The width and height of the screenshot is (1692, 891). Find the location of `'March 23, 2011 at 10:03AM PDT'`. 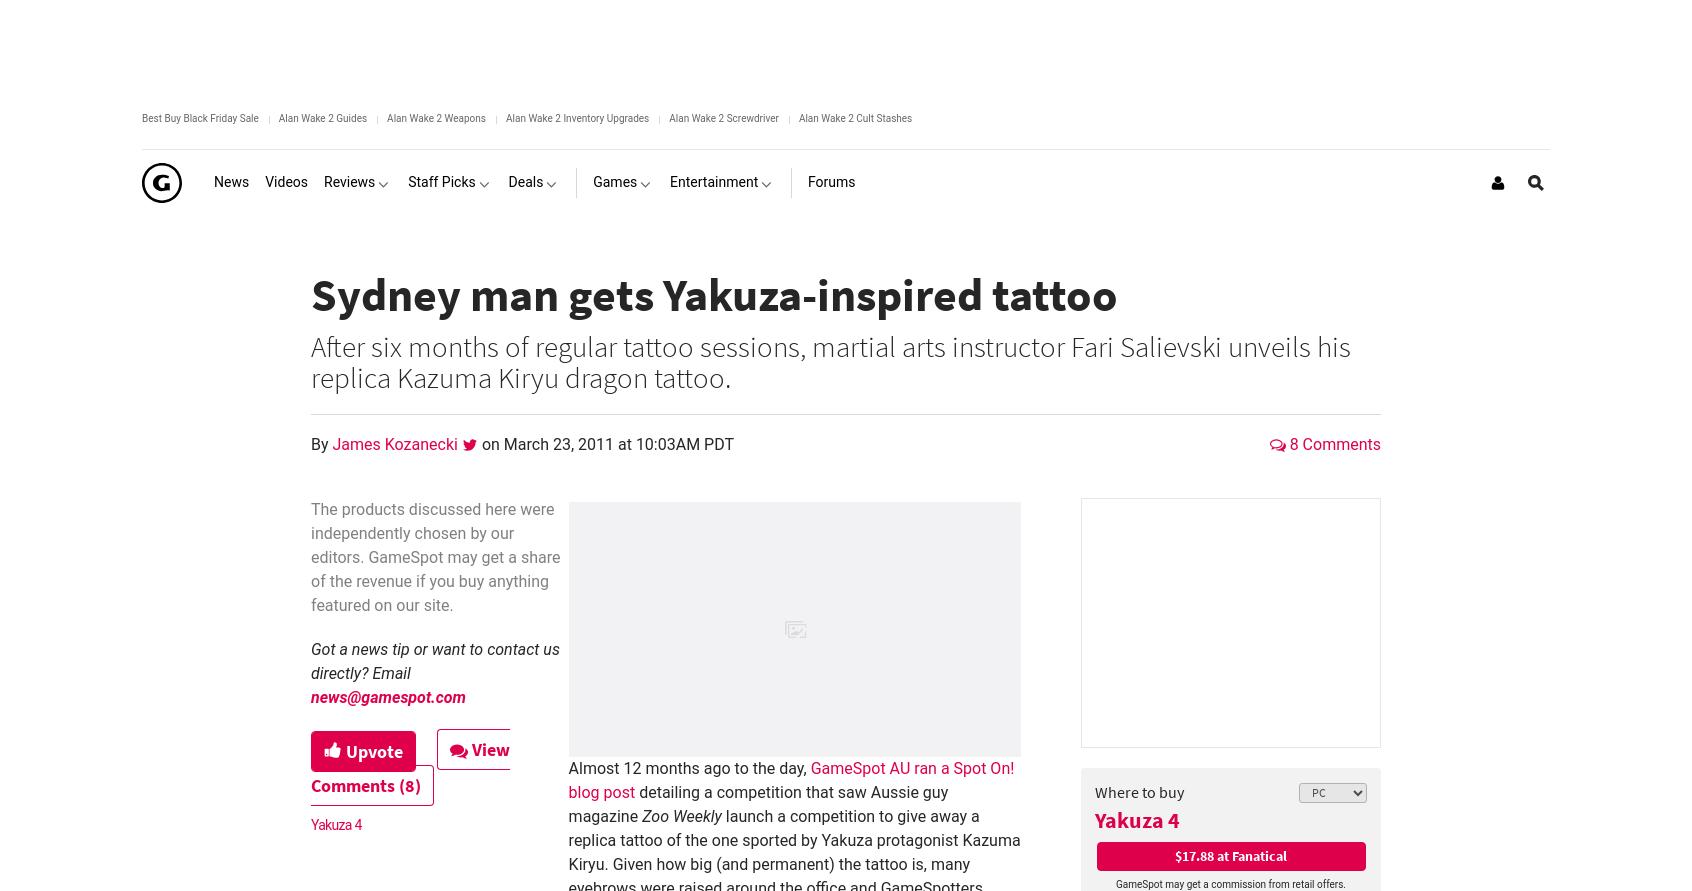

'March 23, 2011 at 10:03AM PDT' is located at coordinates (503, 444).